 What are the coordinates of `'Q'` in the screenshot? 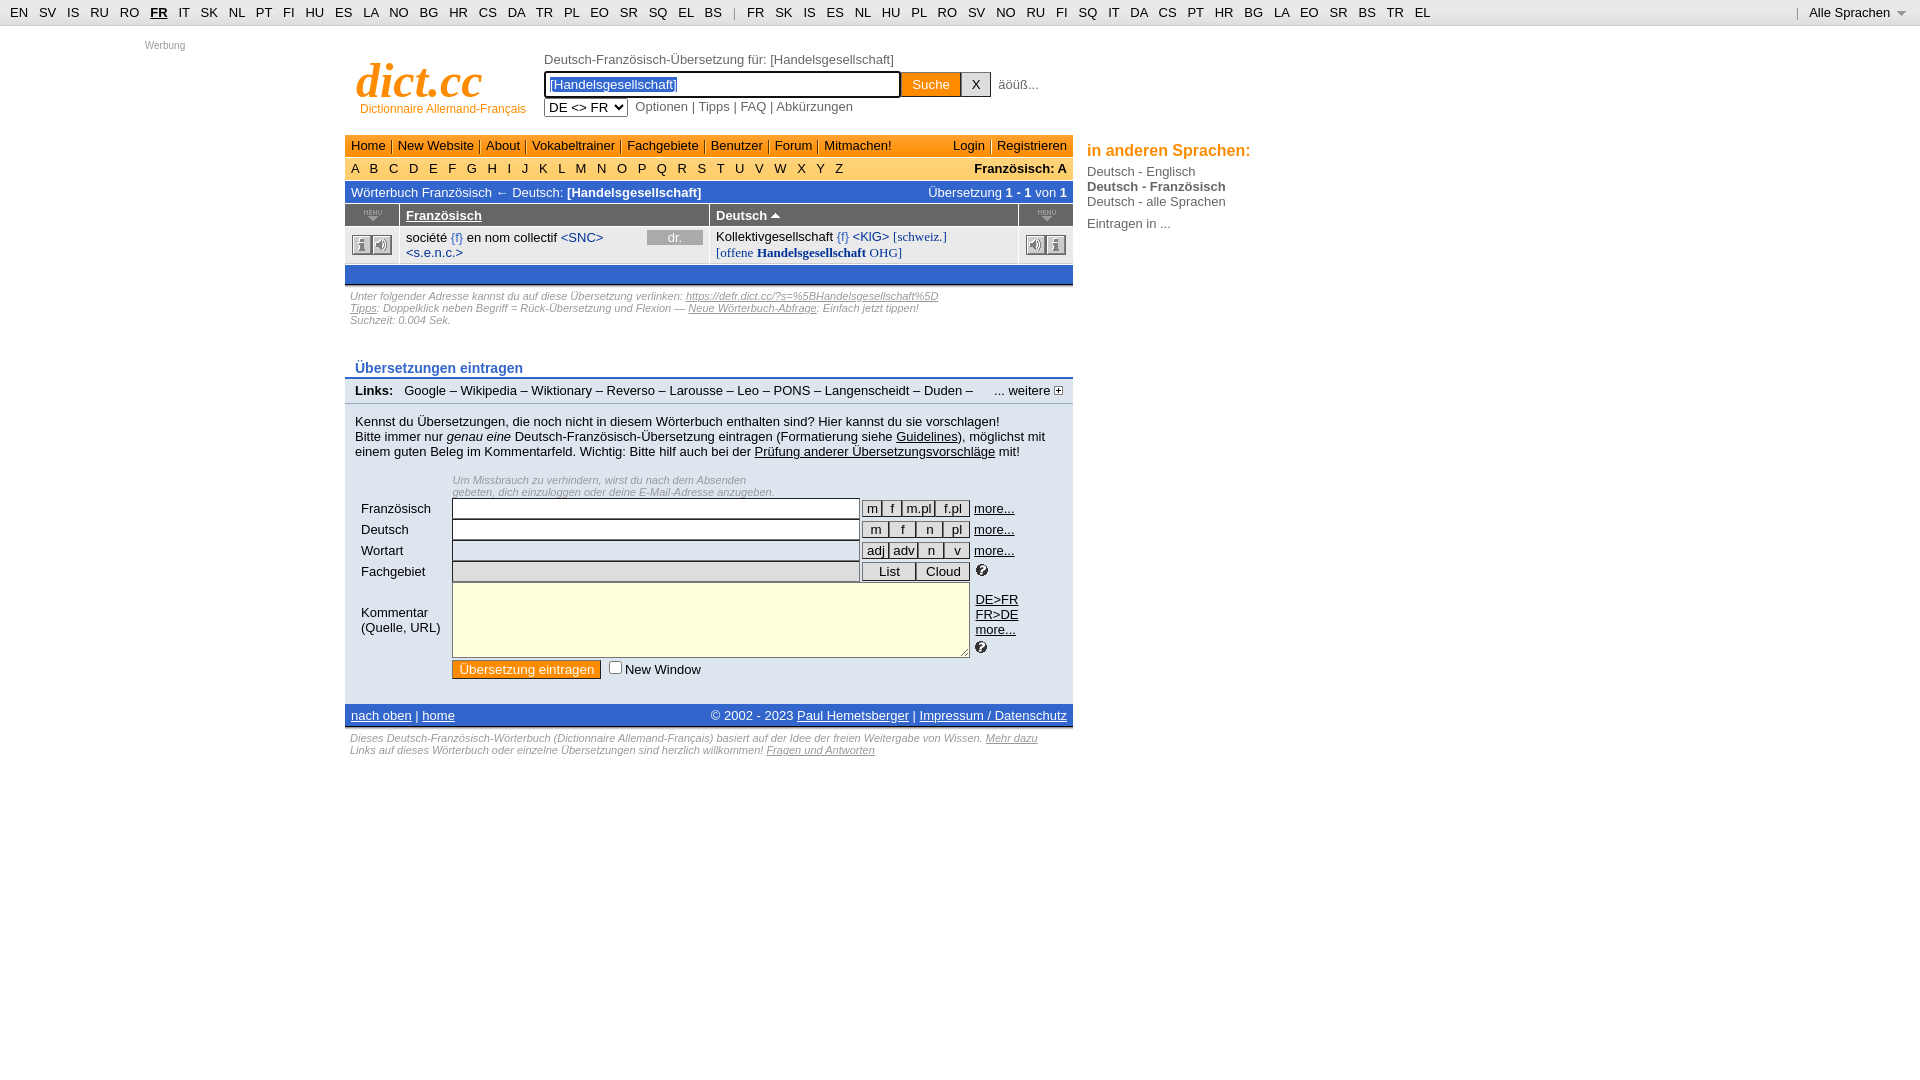 It's located at (661, 167).